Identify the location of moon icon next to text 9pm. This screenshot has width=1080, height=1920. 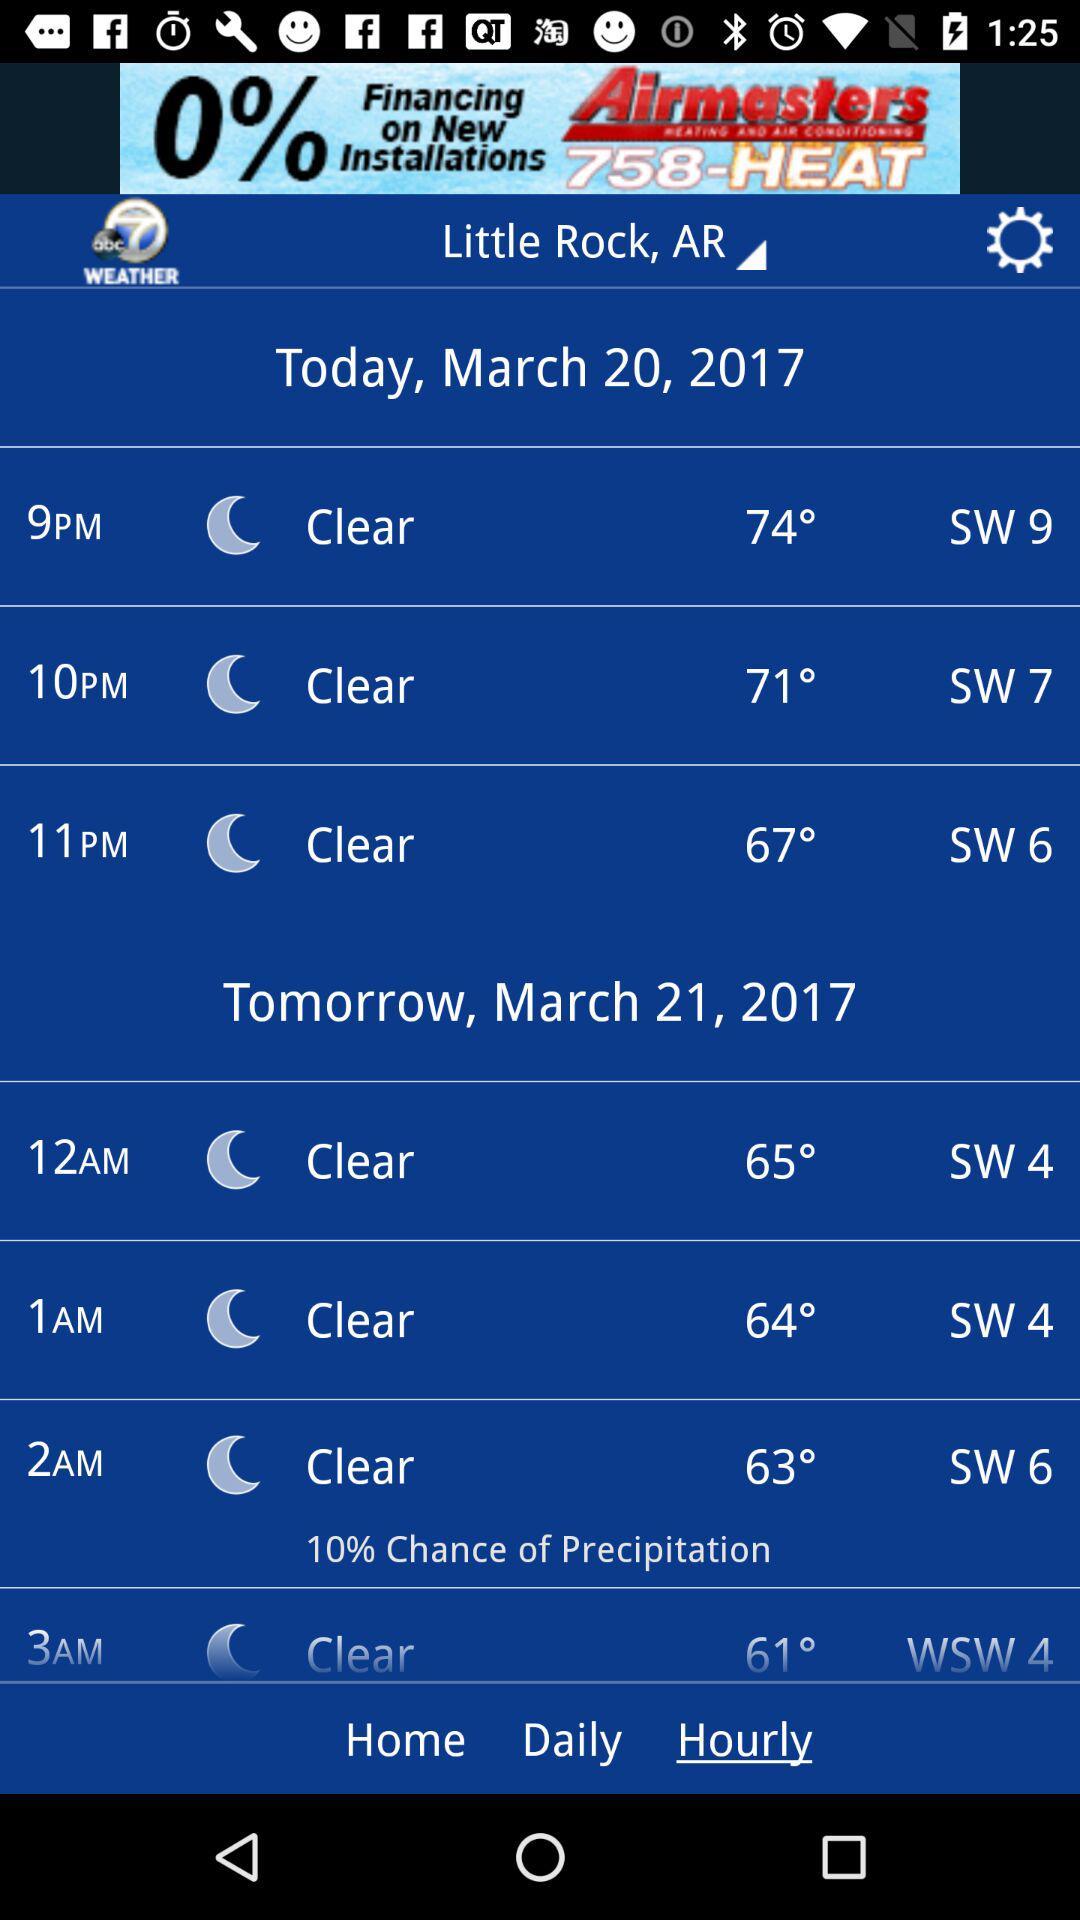
(230, 525).